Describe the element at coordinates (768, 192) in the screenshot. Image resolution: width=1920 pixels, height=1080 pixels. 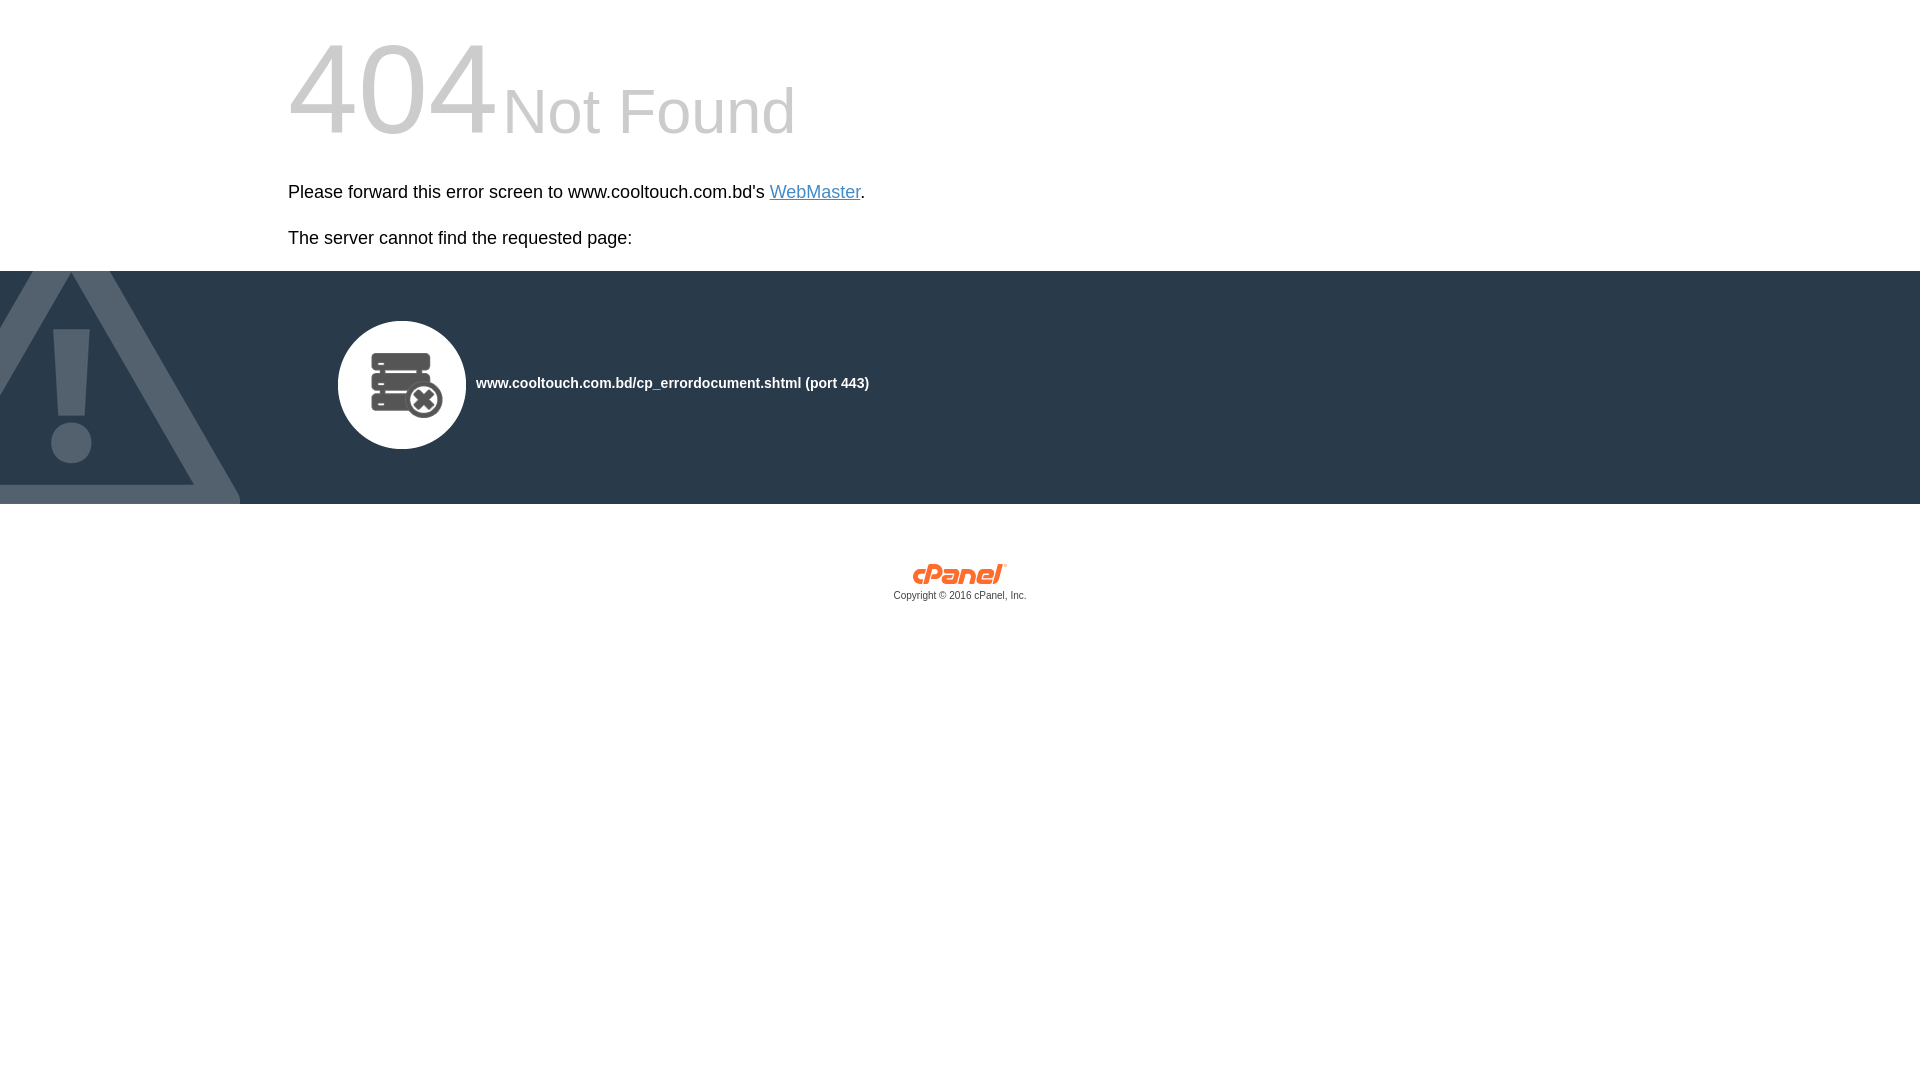
I see `'WebMaster'` at that location.